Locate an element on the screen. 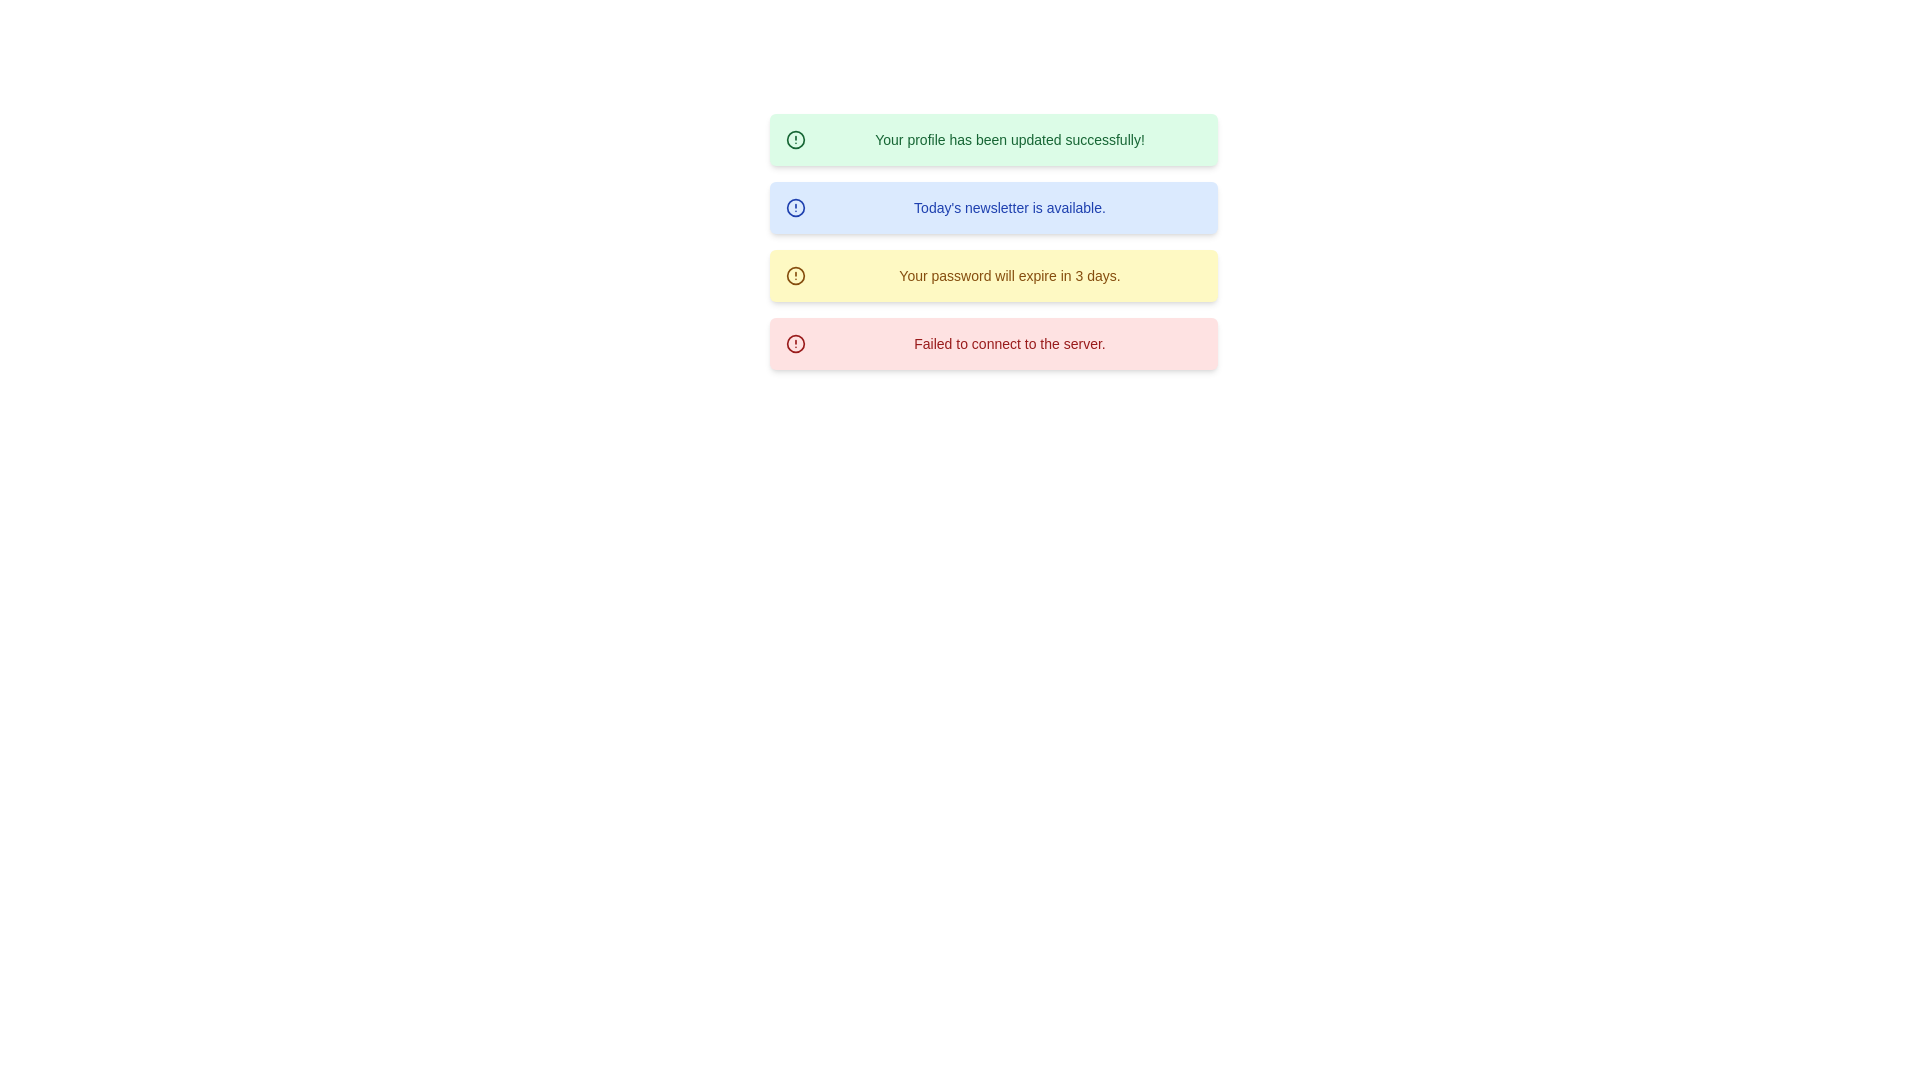  the circular outline icon in the third notification area from the top, which visually indicates an alert or warning is located at coordinates (795, 276).